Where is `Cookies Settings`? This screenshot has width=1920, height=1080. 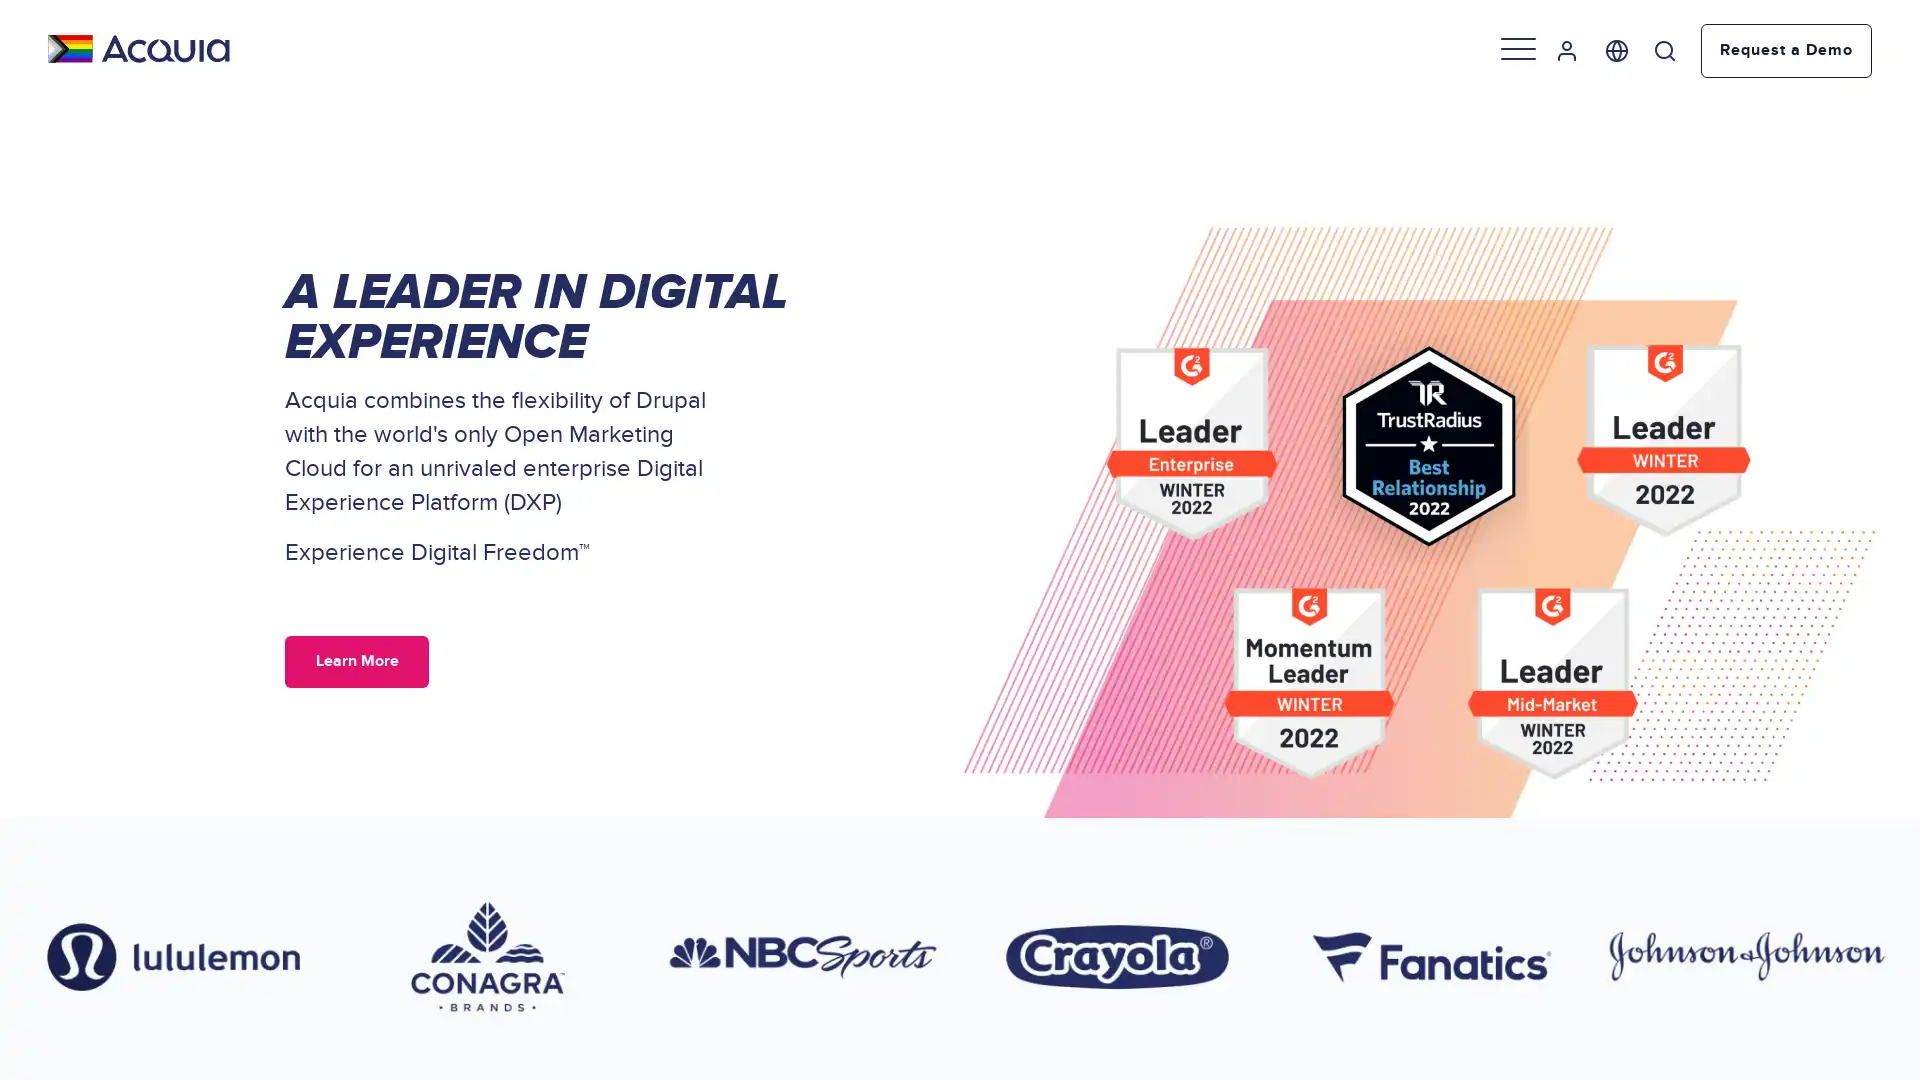
Cookies Settings is located at coordinates (203, 1002).